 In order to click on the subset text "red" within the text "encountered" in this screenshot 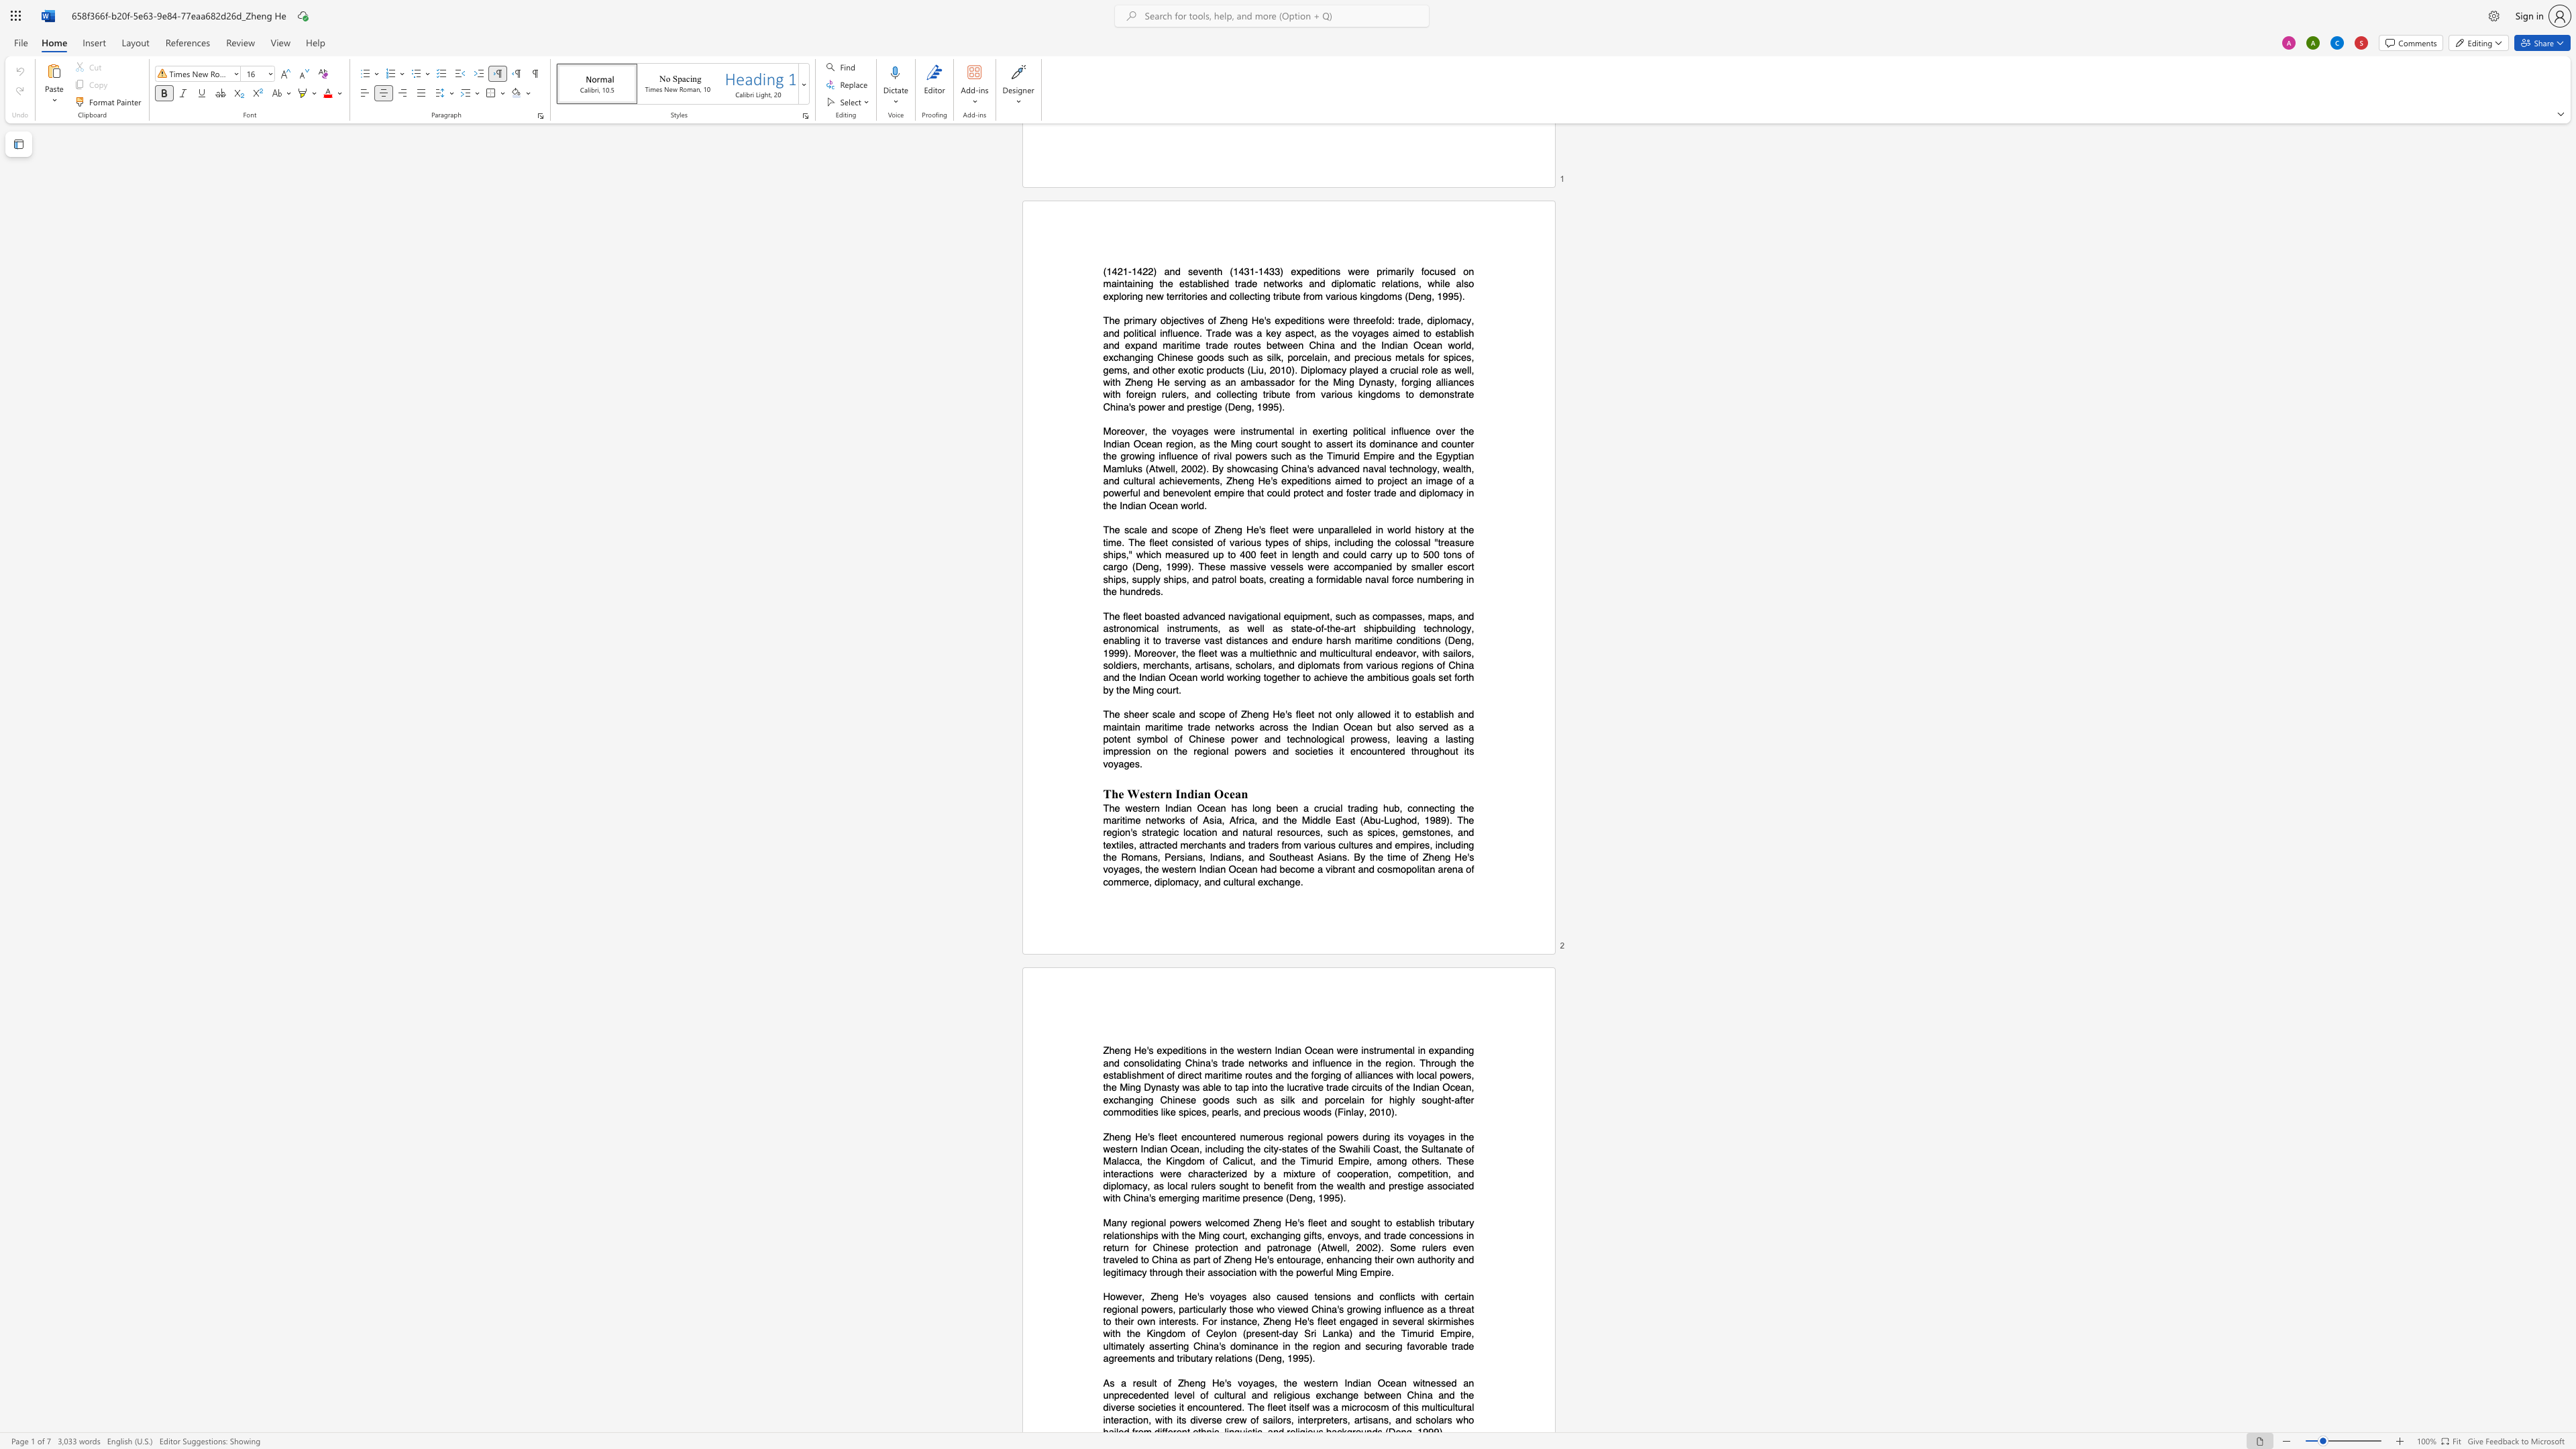, I will do `click(1222, 1136)`.